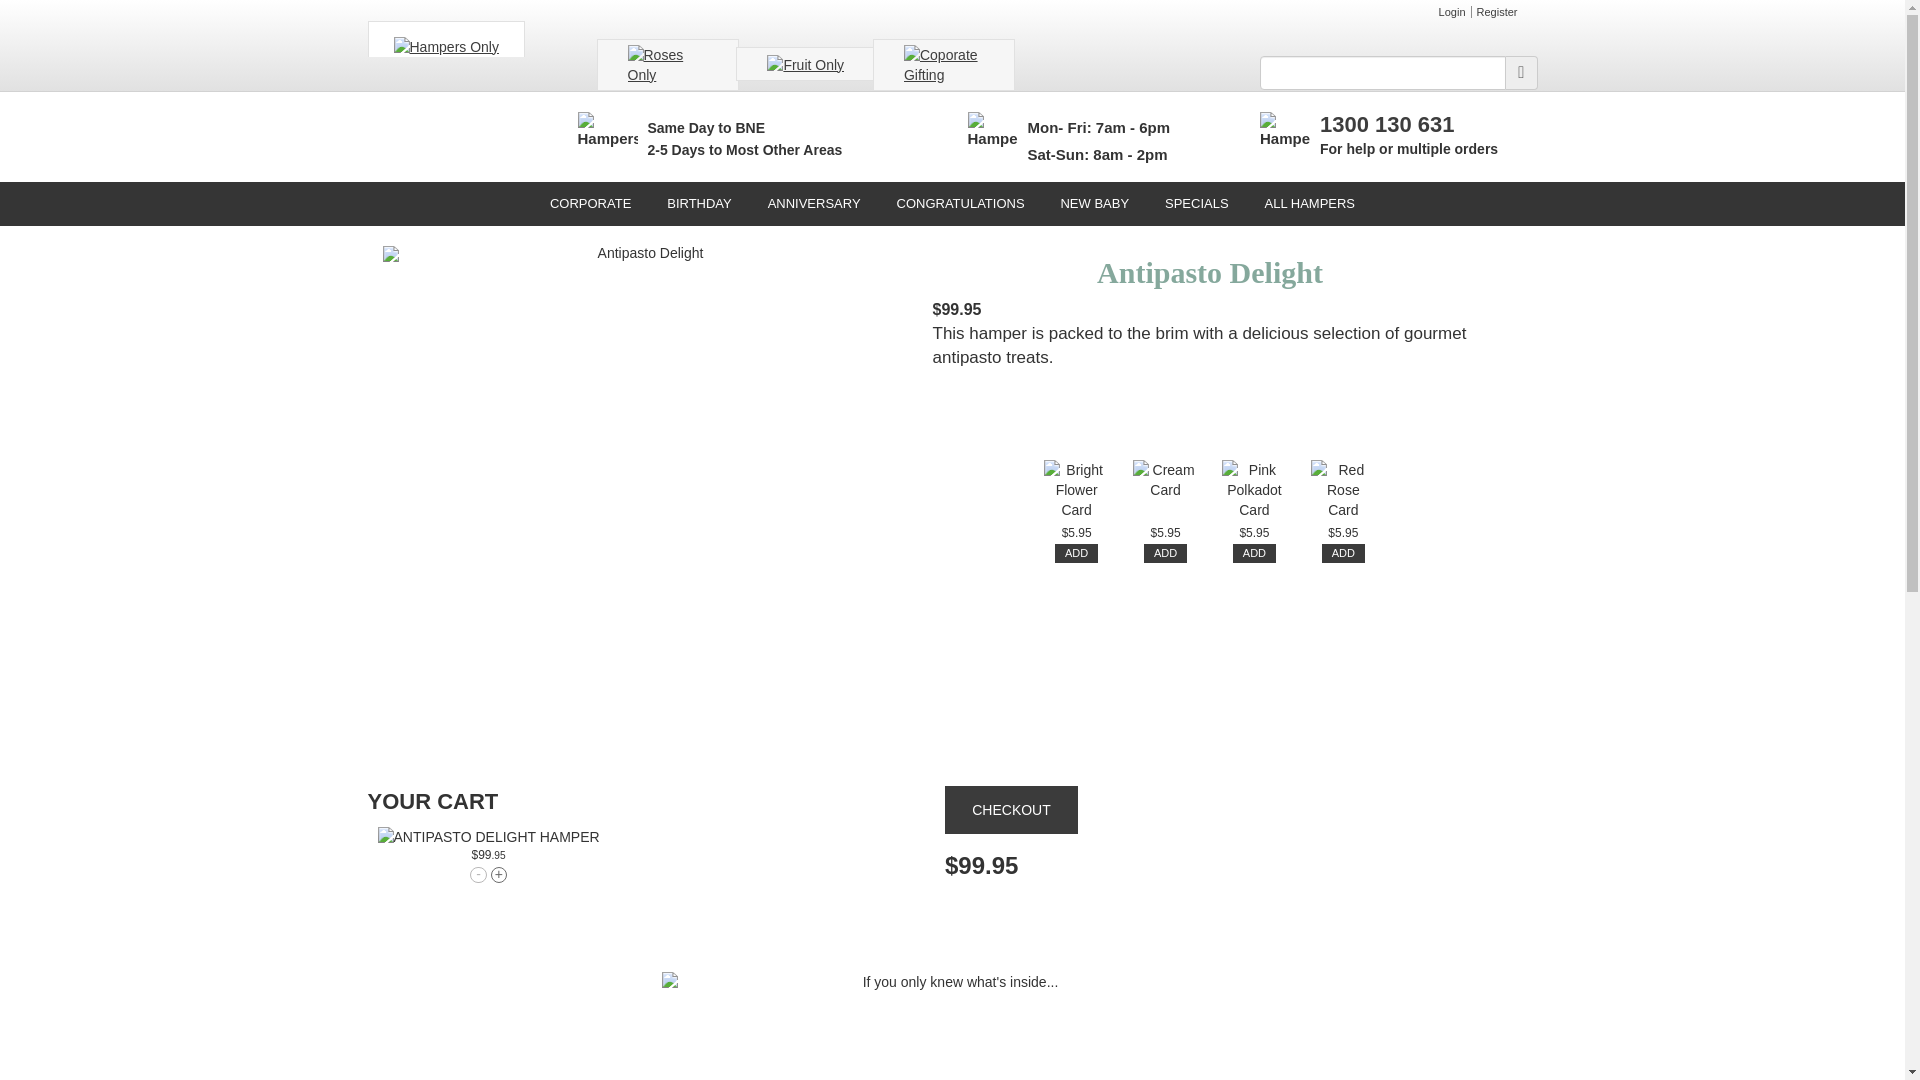  What do you see at coordinates (1196, 204) in the screenshot?
I see `'SPECIALS'` at bounding box center [1196, 204].